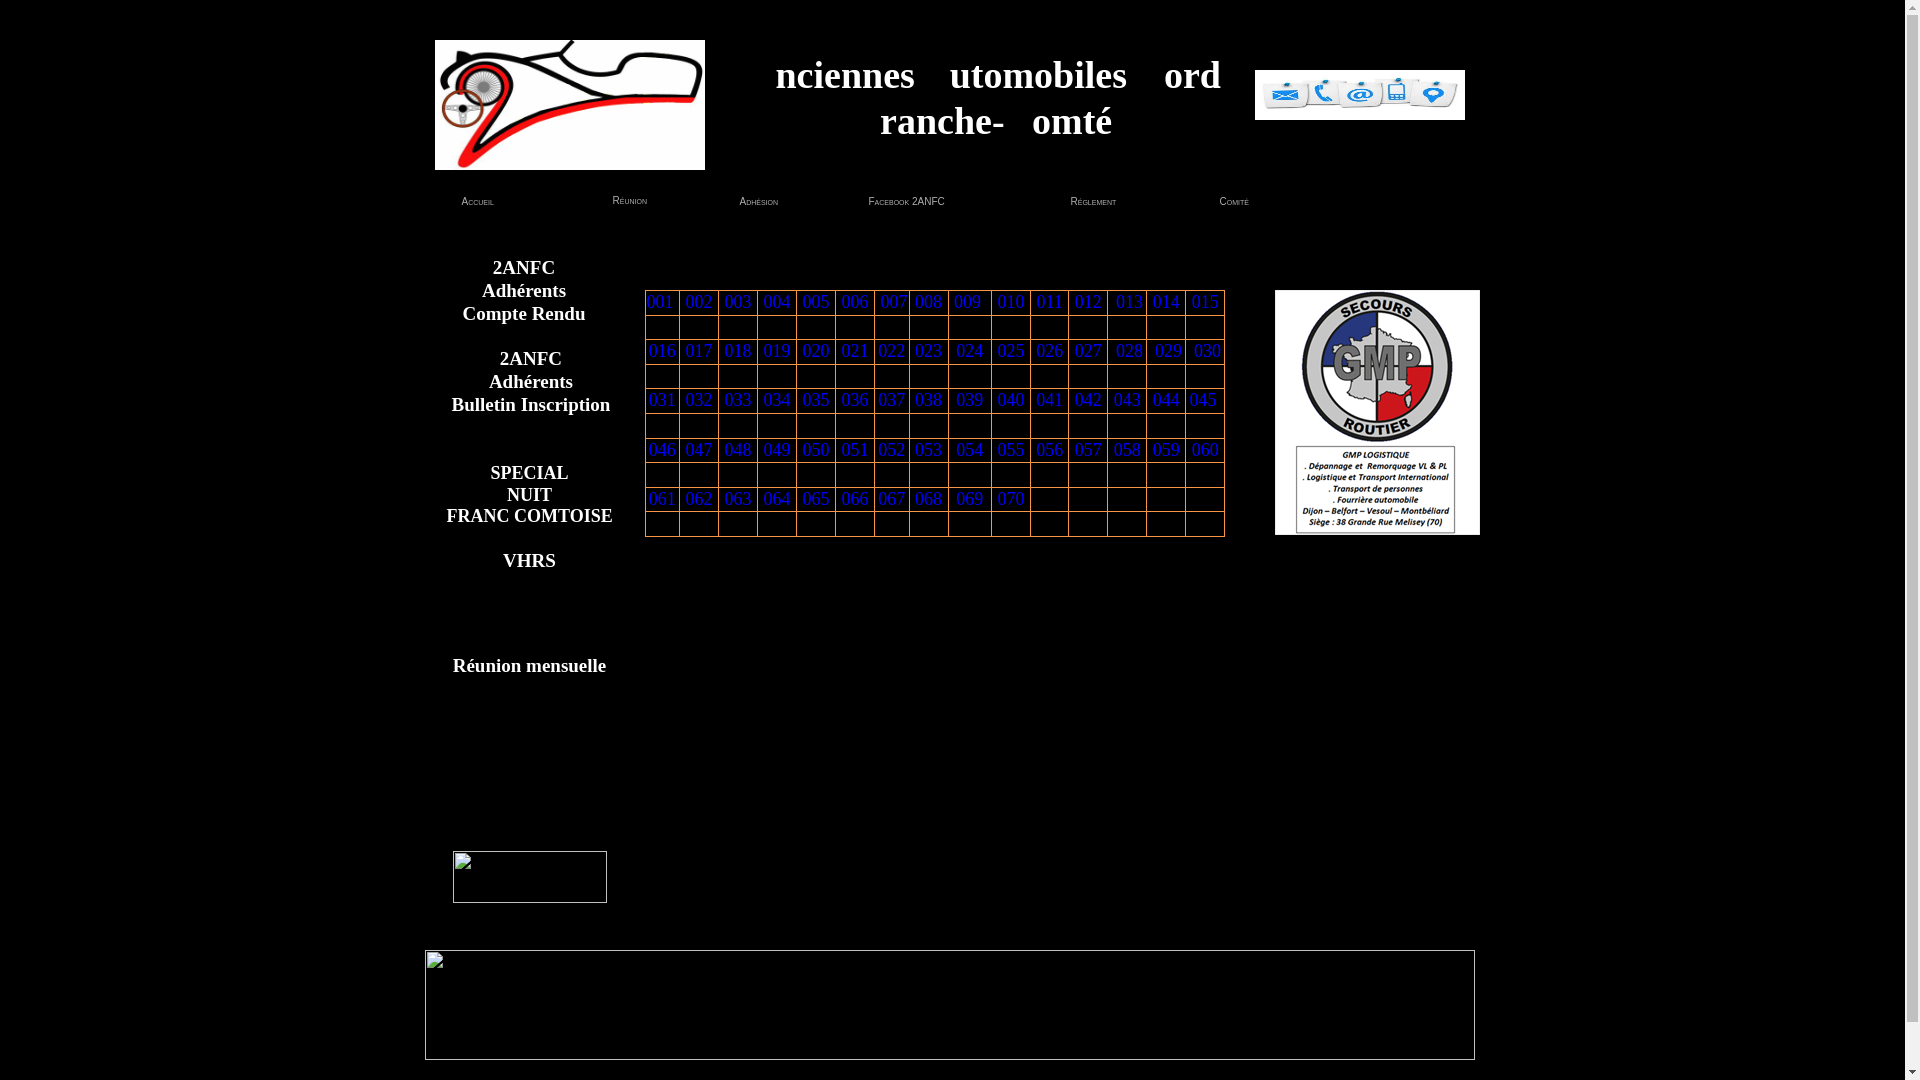 The image size is (1920, 1080). I want to click on '044', so click(1166, 400).